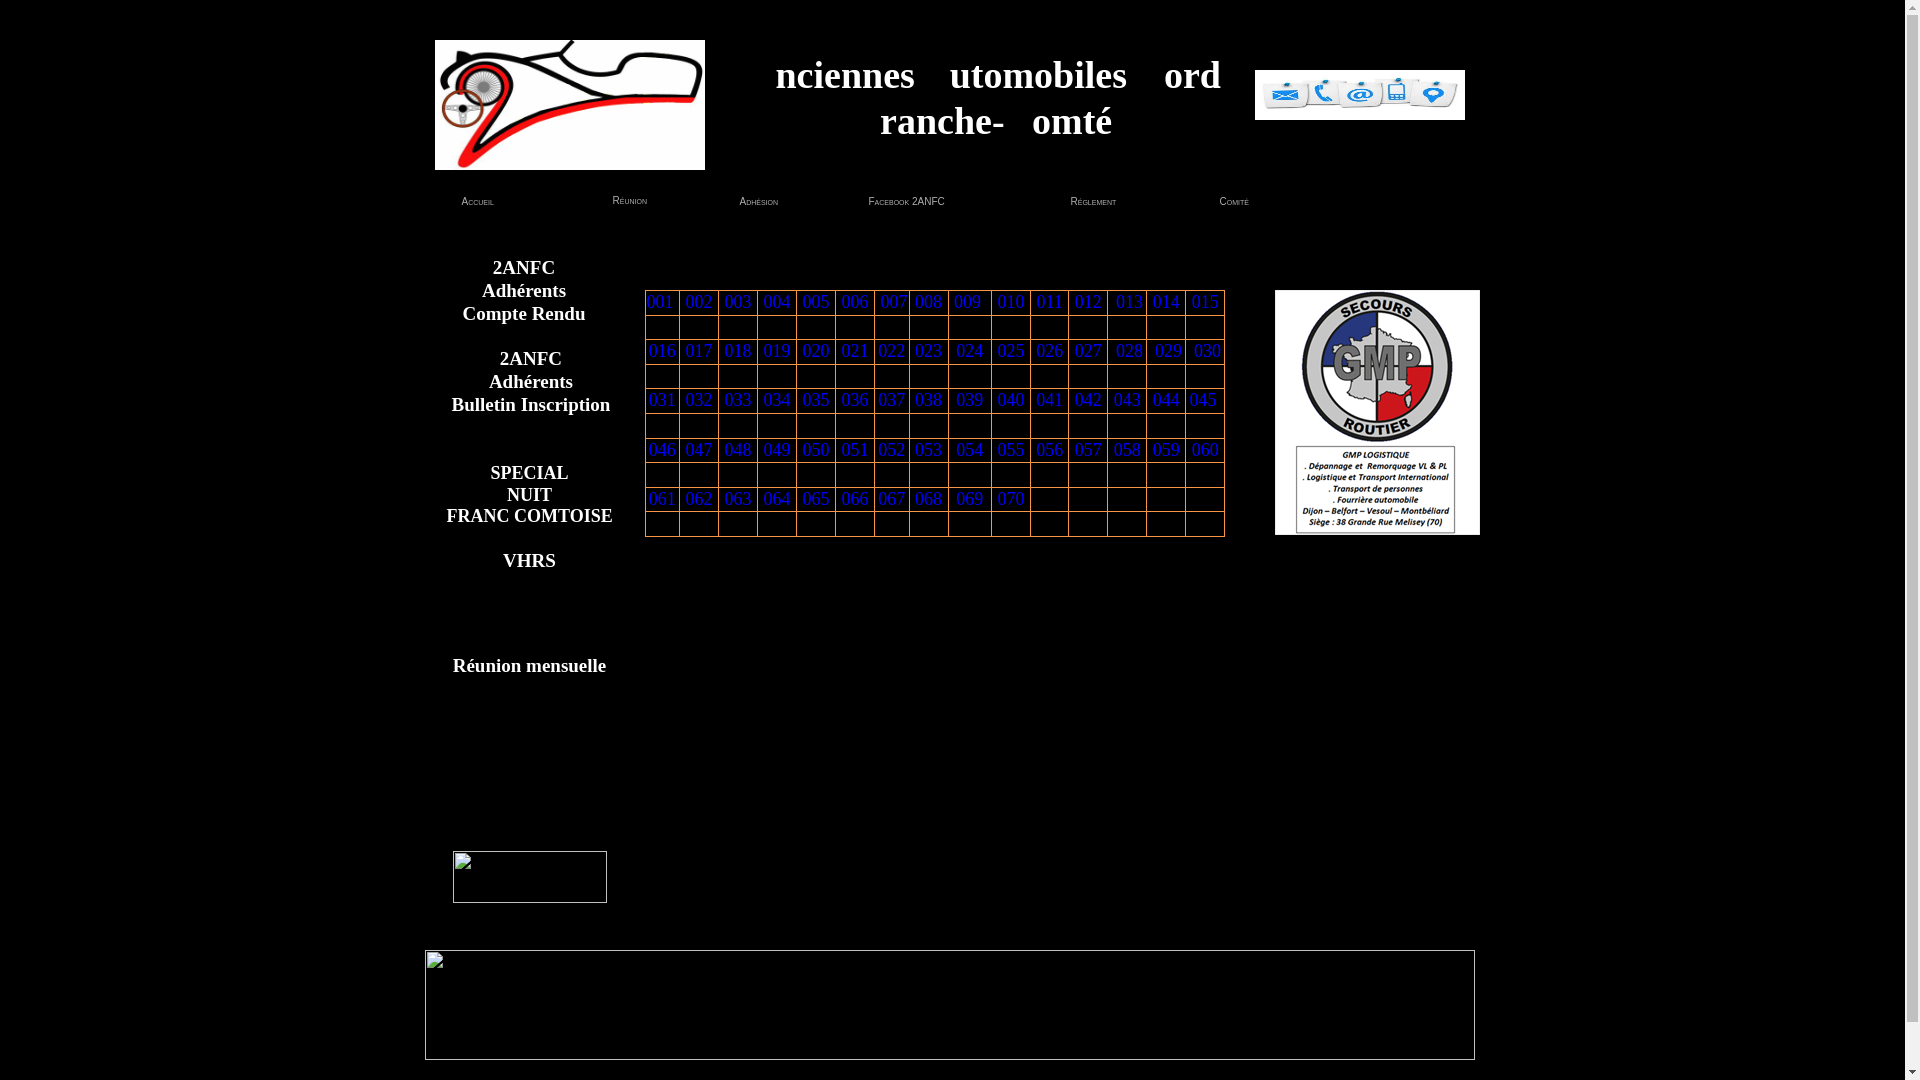 The image size is (1920, 1080). I want to click on '044', so click(1166, 400).